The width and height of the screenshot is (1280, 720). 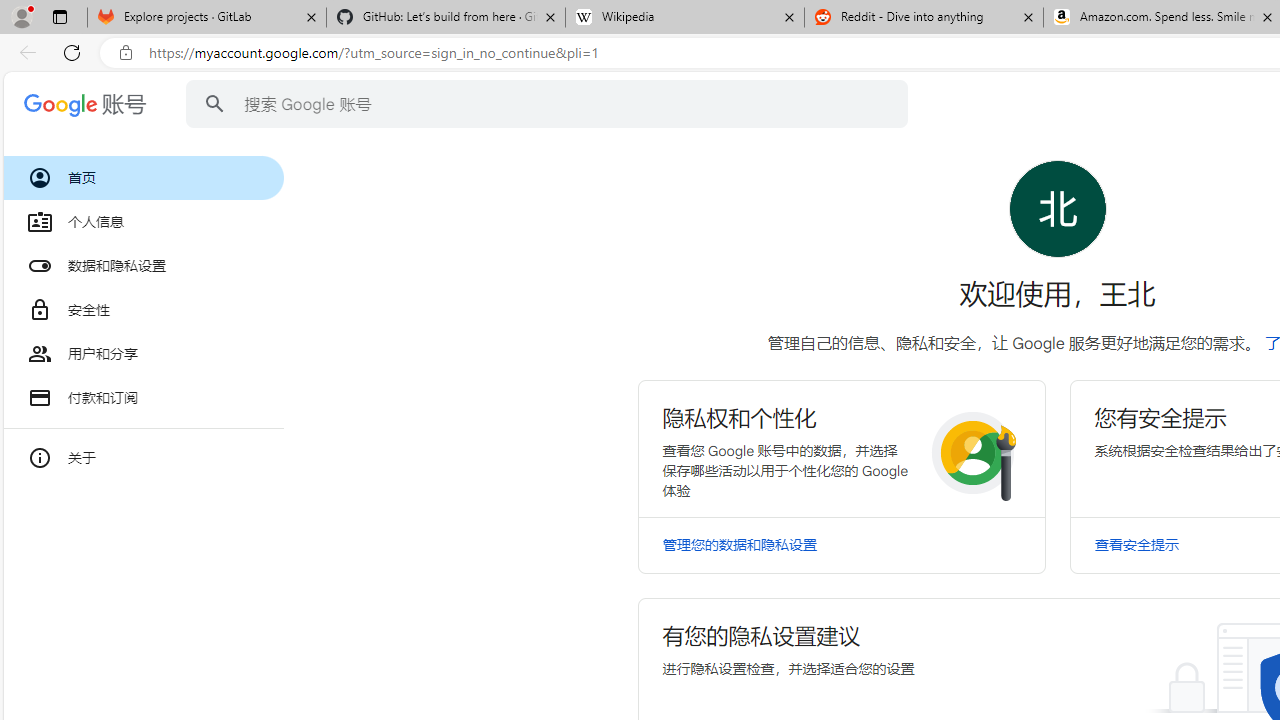 What do you see at coordinates (923, 17) in the screenshot?
I see `'Reddit - Dive into anything'` at bounding box center [923, 17].